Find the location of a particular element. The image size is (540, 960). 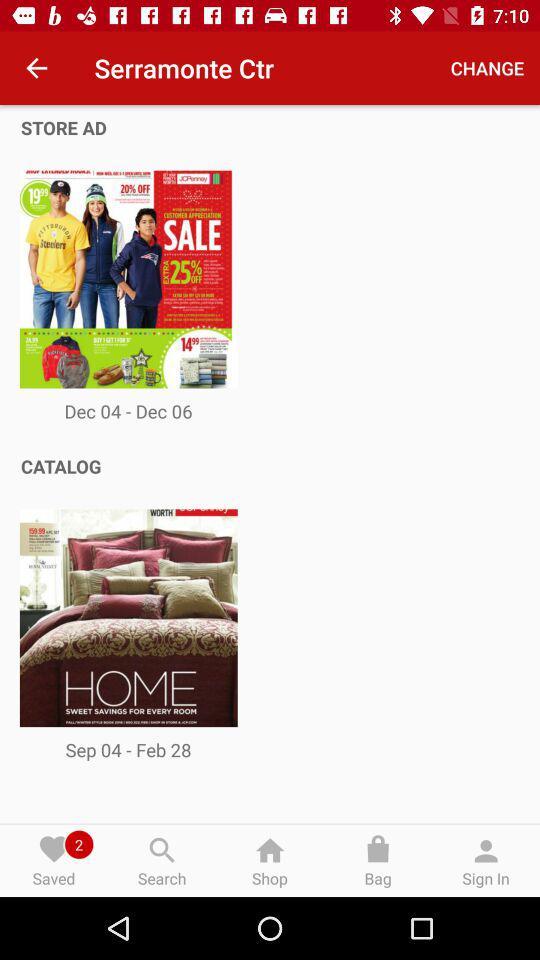

the image below the catalog is located at coordinates (129, 617).